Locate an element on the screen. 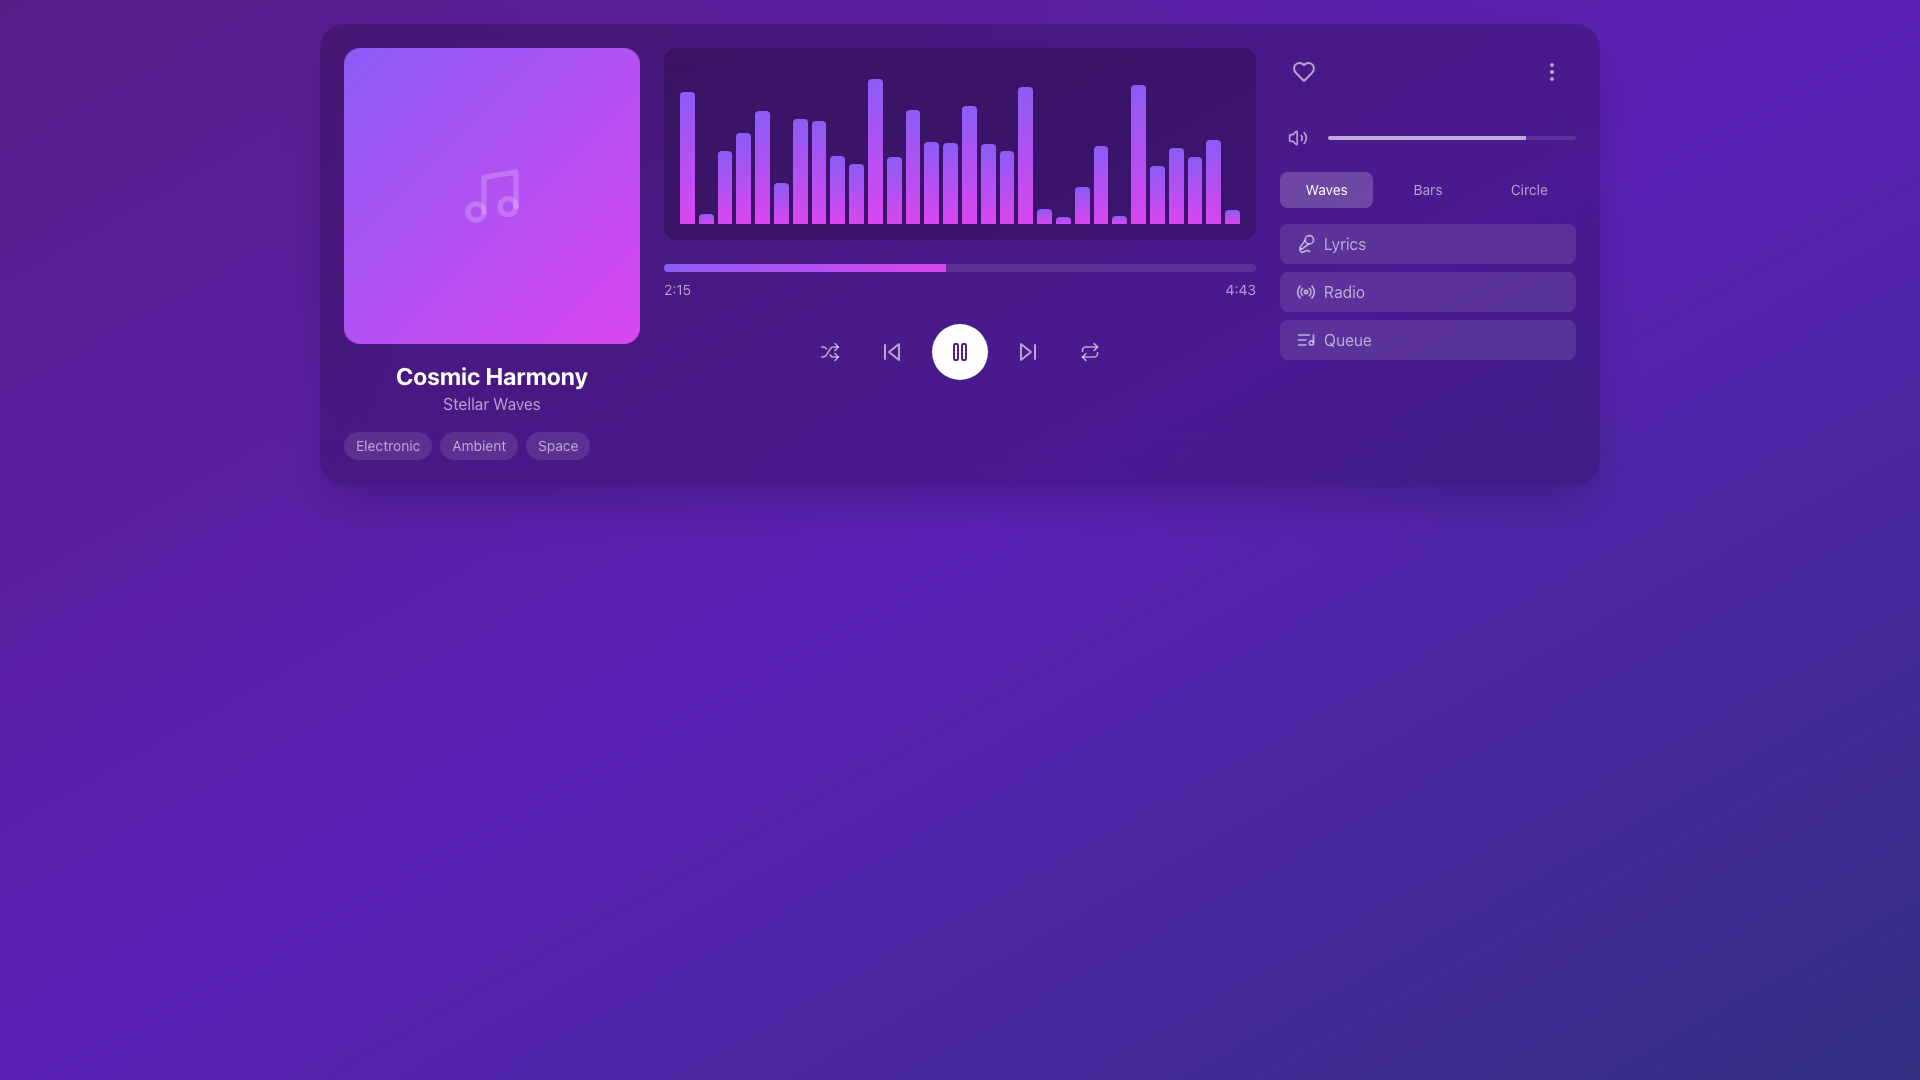 This screenshot has width=1920, height=1080. the 11th vertical bar in a series, which has a gradient from fuchsia to violet and a rounded top is located at coordinates (875, 150).